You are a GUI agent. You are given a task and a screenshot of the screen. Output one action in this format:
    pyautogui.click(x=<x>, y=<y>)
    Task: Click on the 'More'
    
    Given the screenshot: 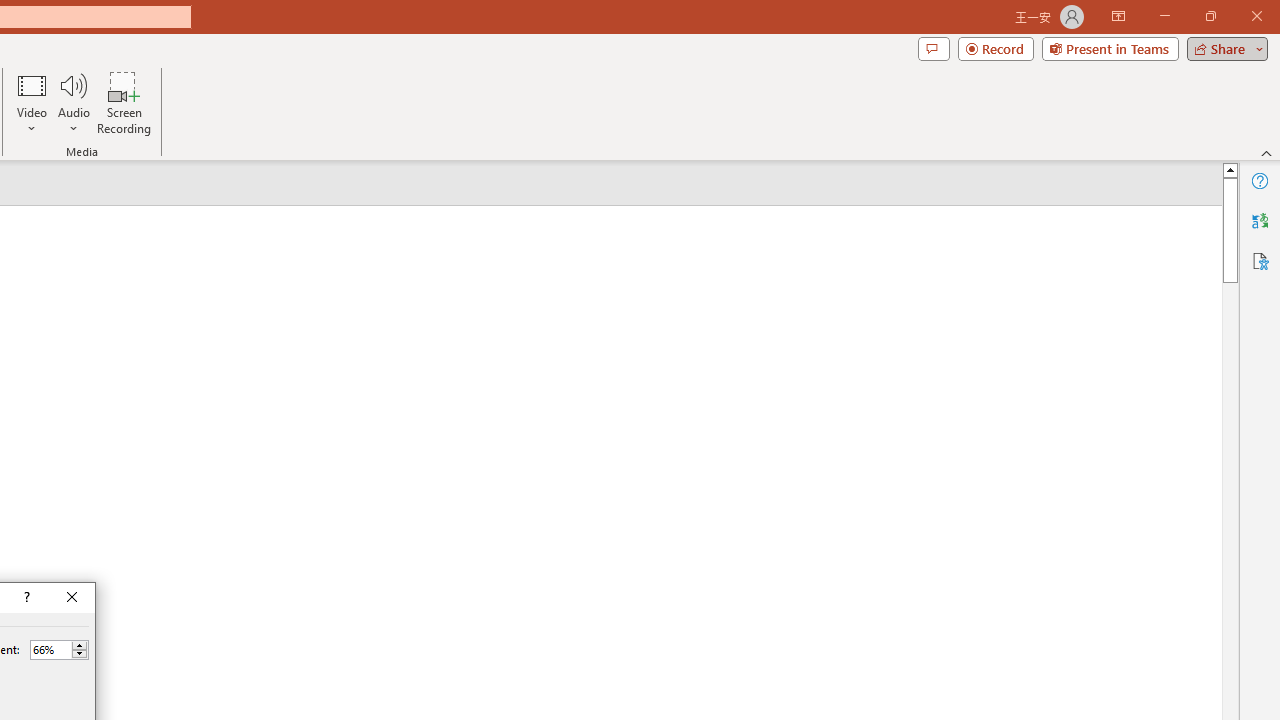 What is the action you would take?
    pyautogui.click(x=79, y=645)
    